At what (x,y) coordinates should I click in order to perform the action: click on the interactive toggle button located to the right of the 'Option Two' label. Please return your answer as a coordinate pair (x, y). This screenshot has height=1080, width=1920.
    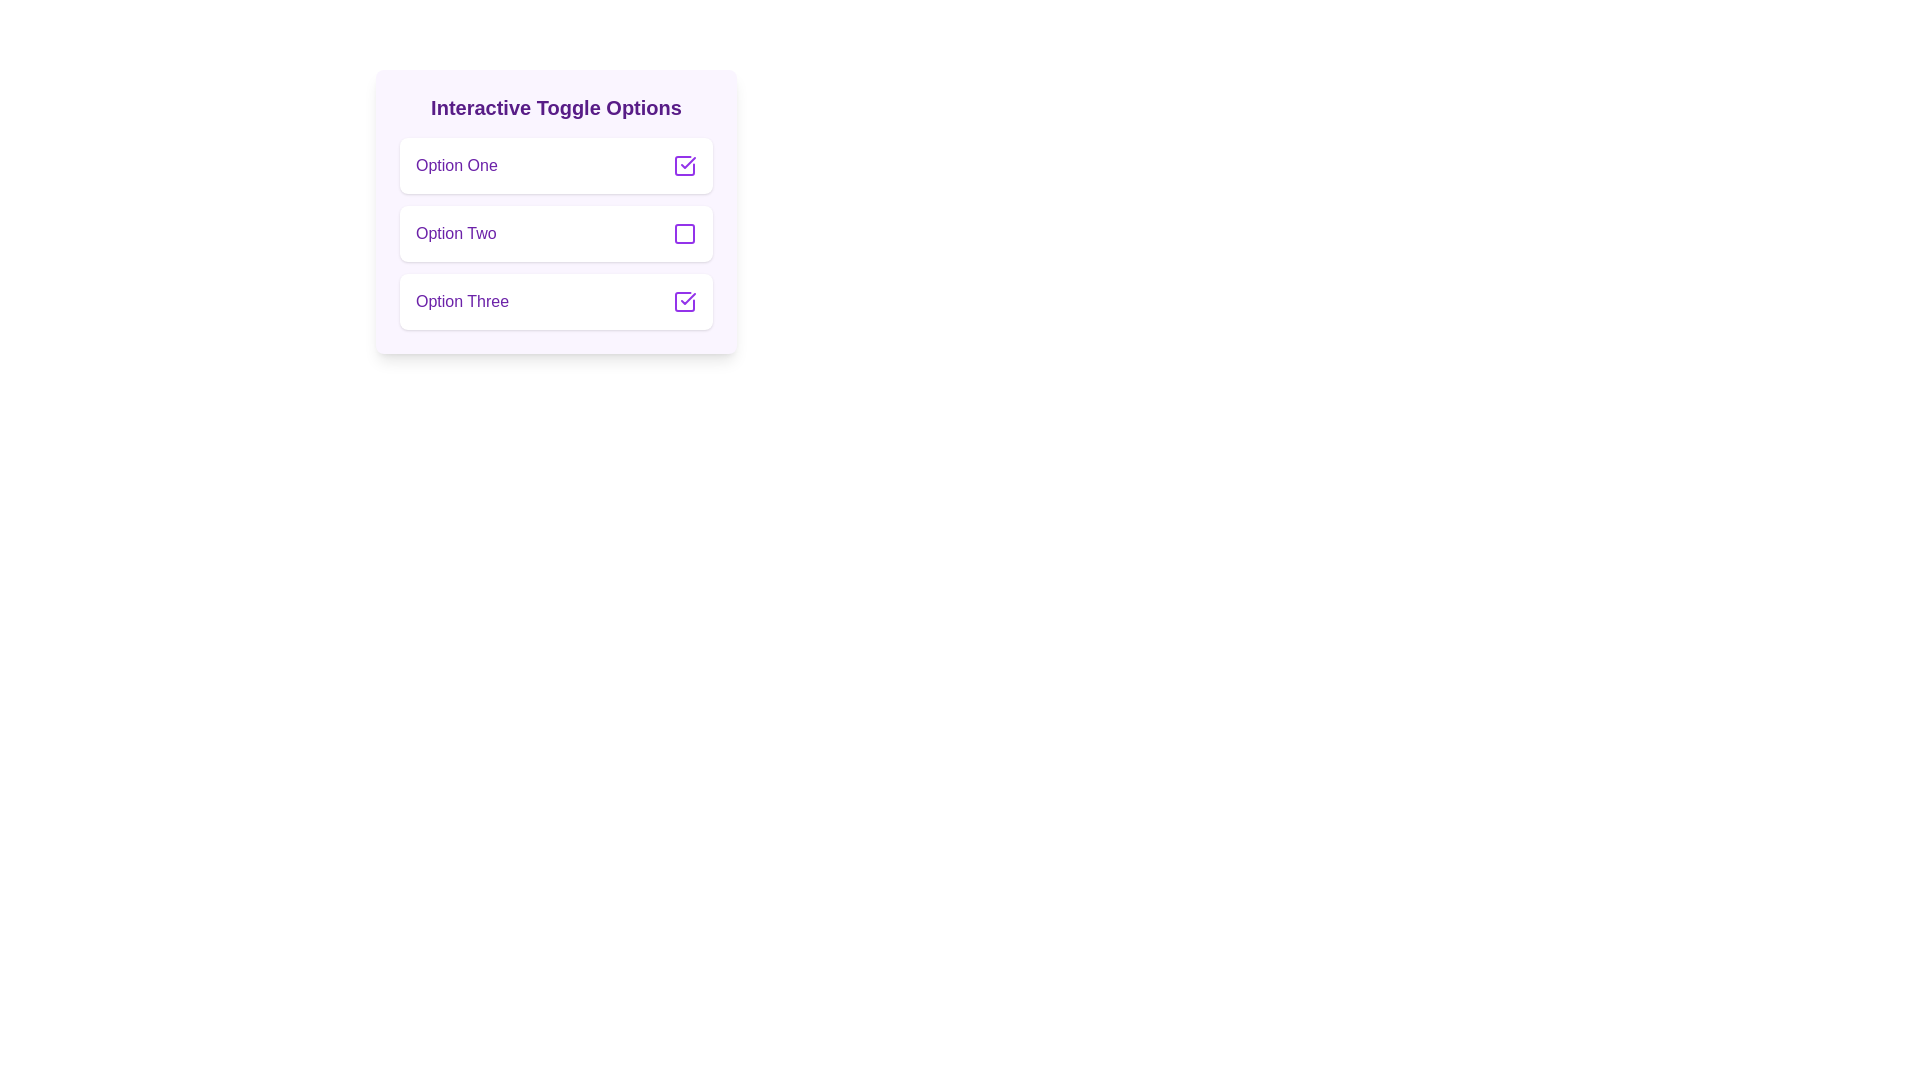
    Looking at the image, I should click on (685, 233).